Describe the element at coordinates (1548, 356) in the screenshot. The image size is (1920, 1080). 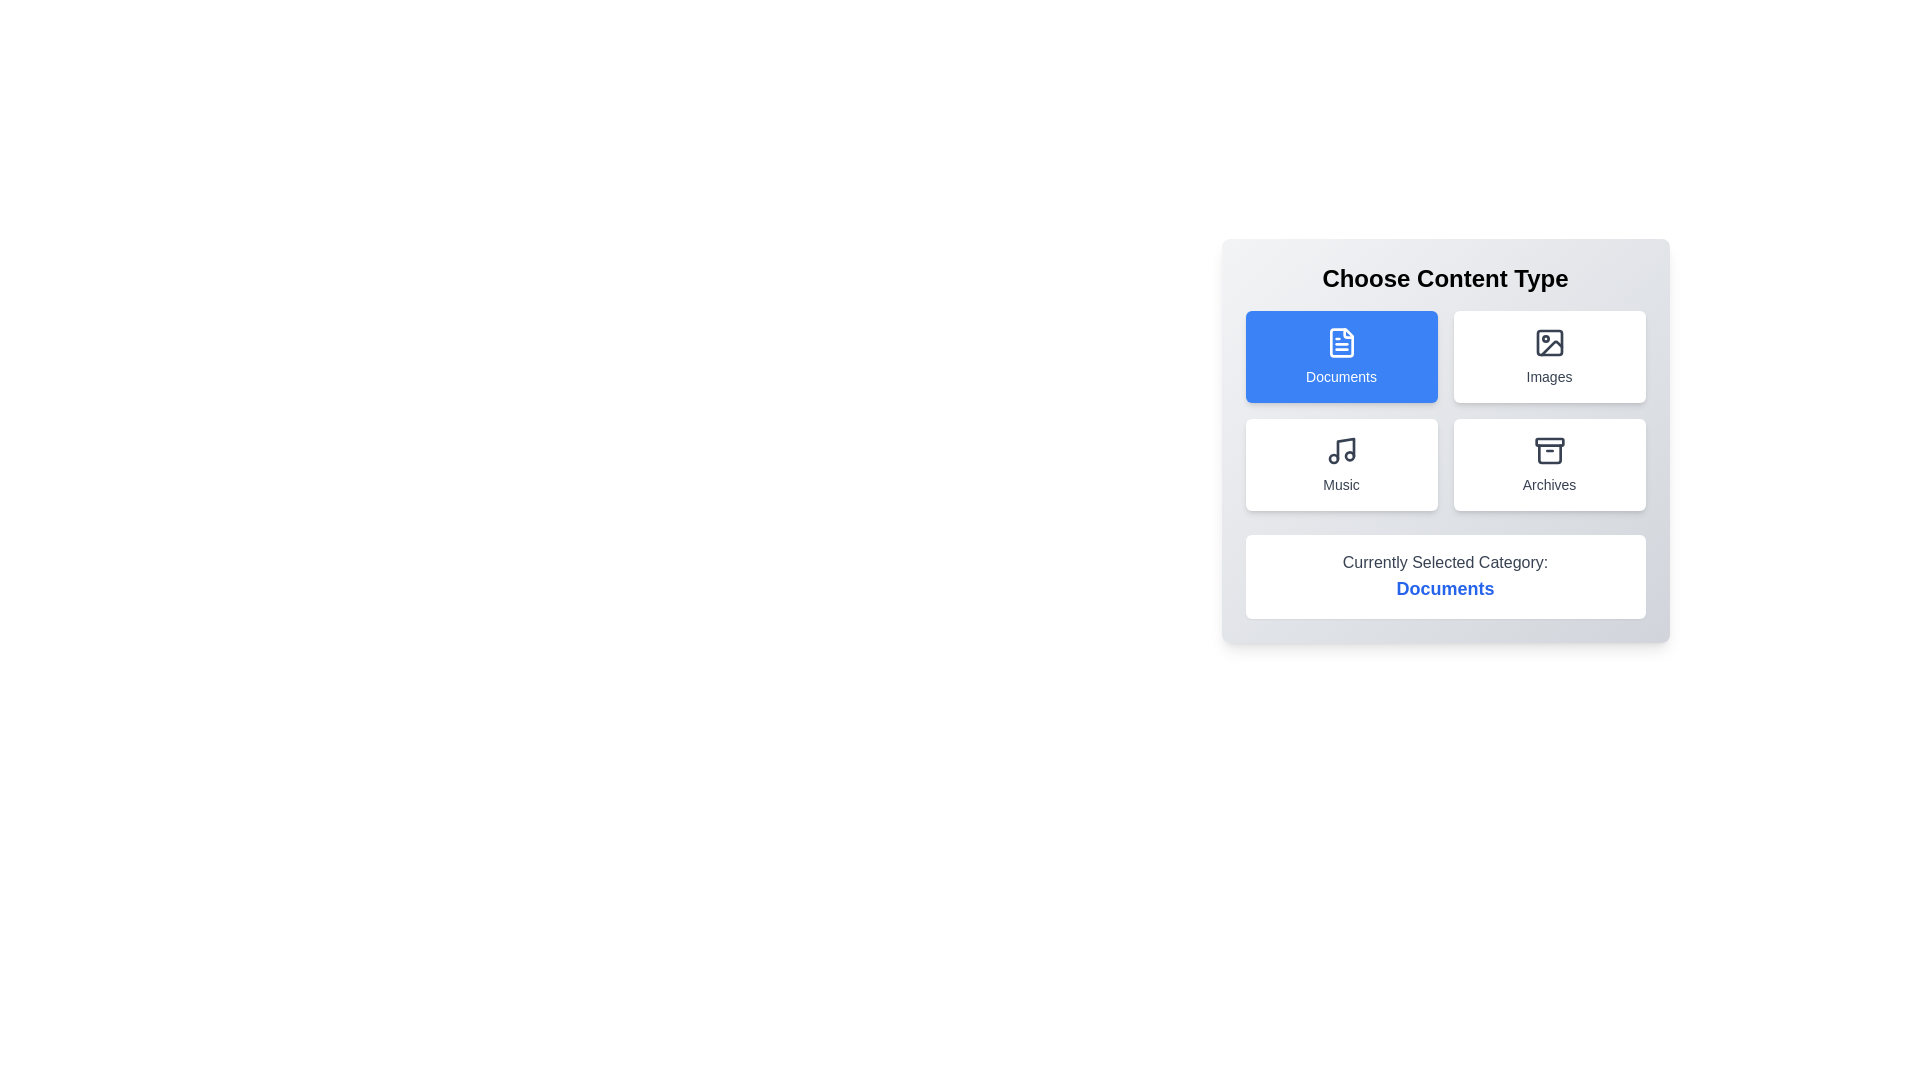
I see `the category button labeled Images to view its hover effect` at that location.